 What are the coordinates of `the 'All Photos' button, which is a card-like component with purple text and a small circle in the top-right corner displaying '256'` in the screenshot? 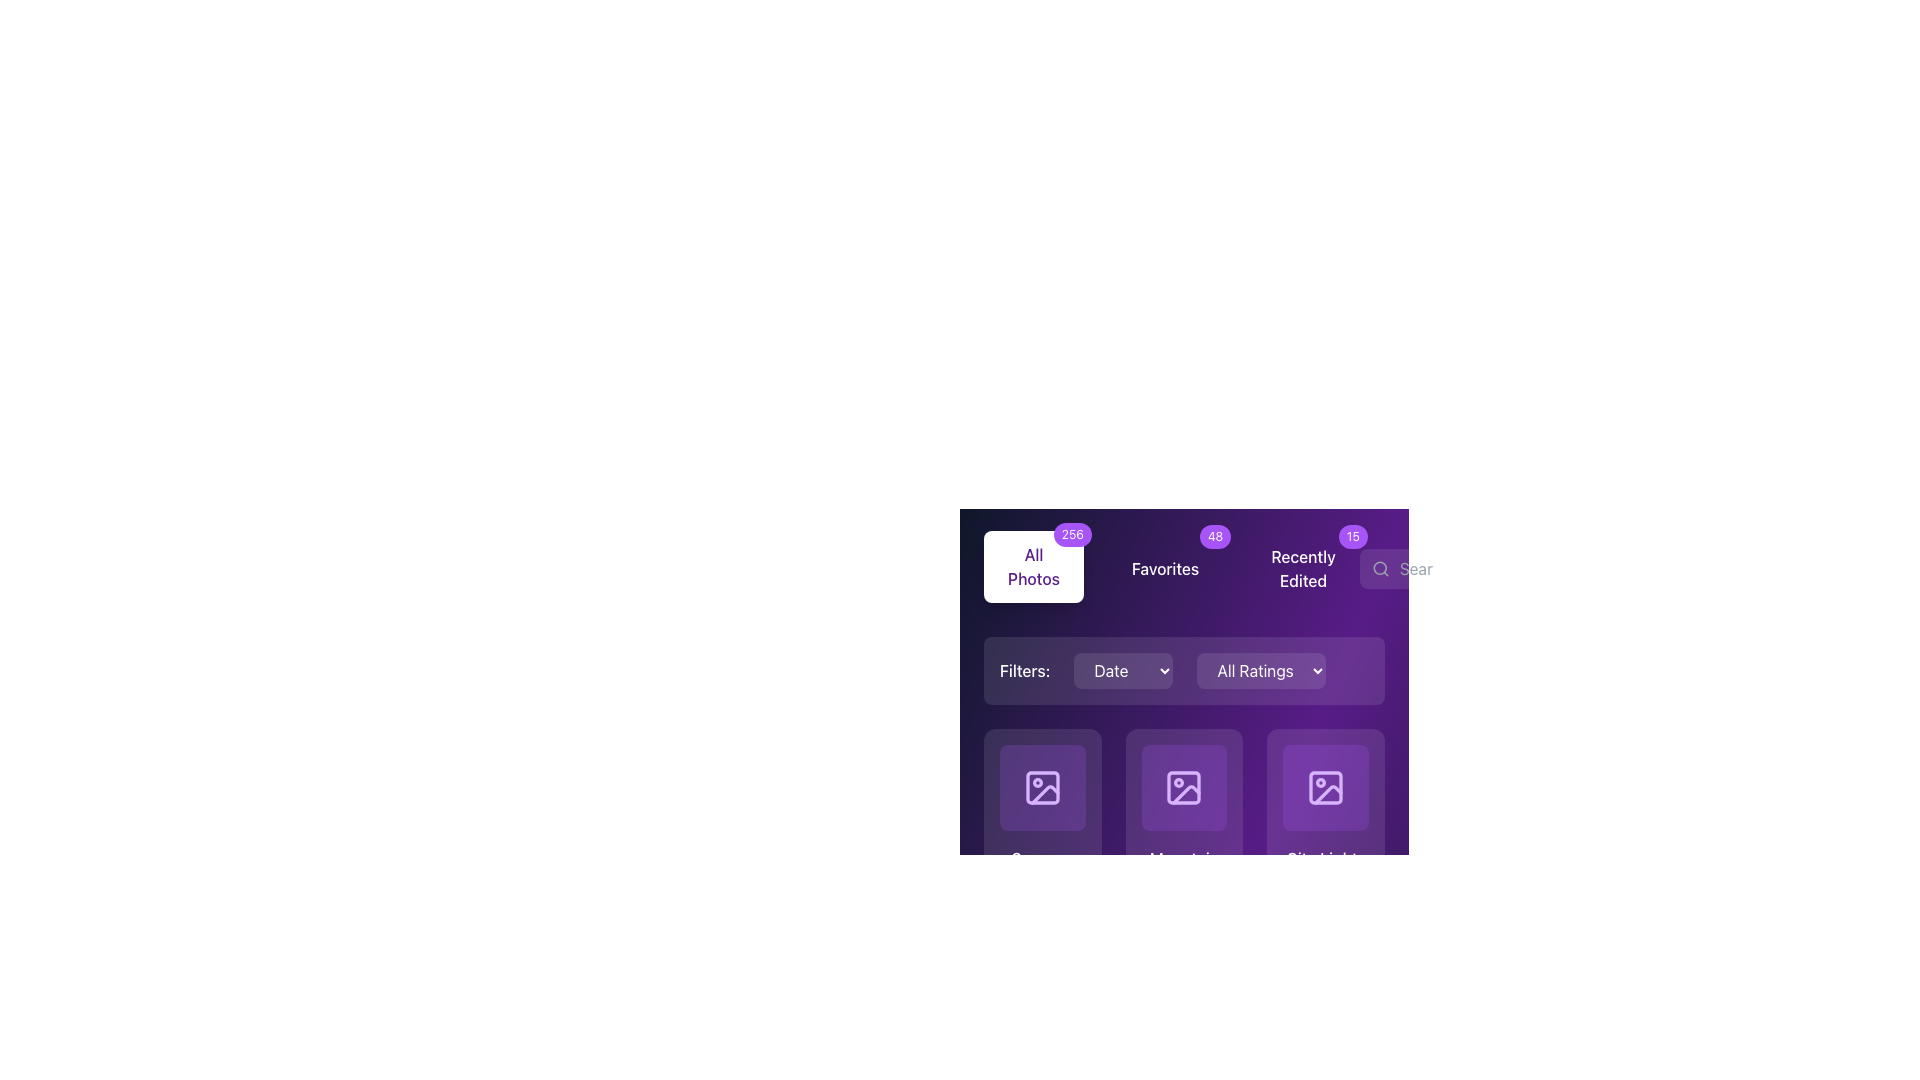 It's located at (1033, 567).